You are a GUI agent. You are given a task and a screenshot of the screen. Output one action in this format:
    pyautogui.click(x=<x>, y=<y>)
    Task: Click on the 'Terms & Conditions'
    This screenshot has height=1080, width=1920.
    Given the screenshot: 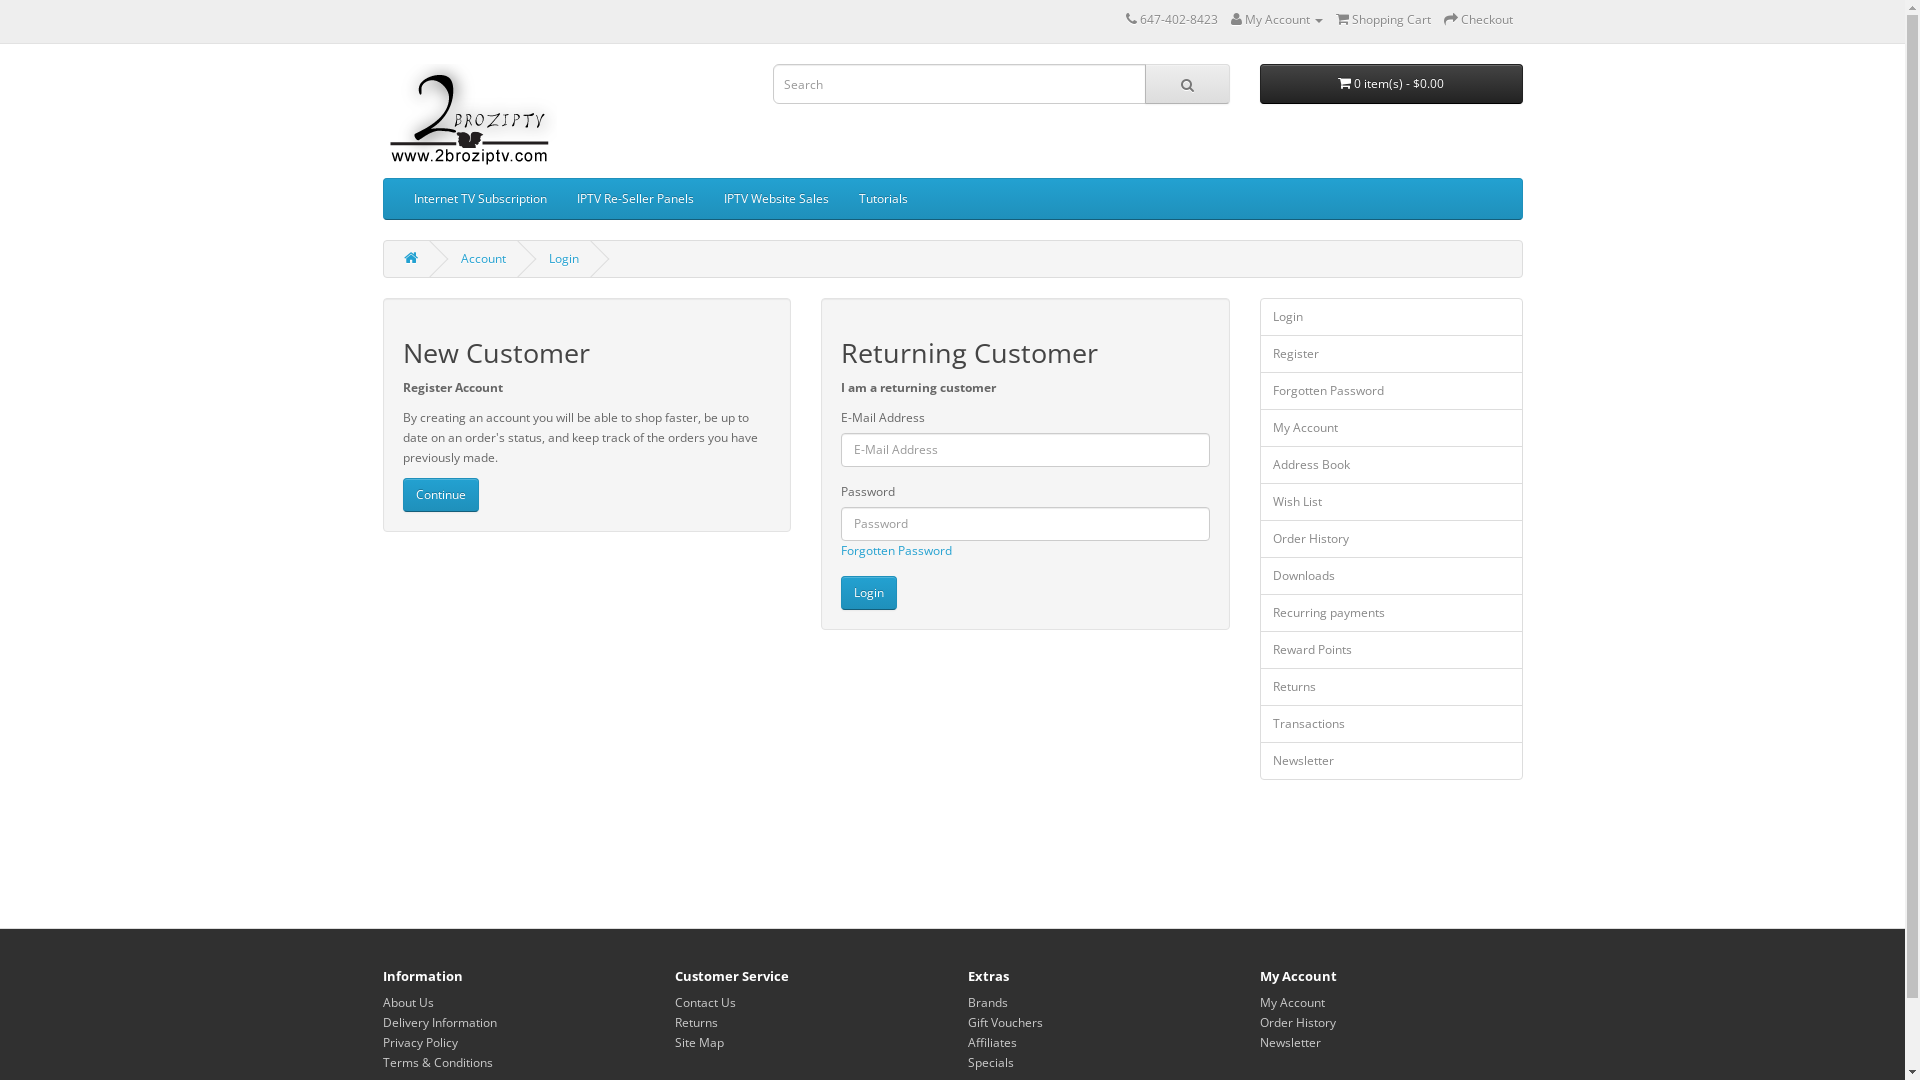 What is the action you would take?
    pyautogui.click(x=435, y=1061)
    